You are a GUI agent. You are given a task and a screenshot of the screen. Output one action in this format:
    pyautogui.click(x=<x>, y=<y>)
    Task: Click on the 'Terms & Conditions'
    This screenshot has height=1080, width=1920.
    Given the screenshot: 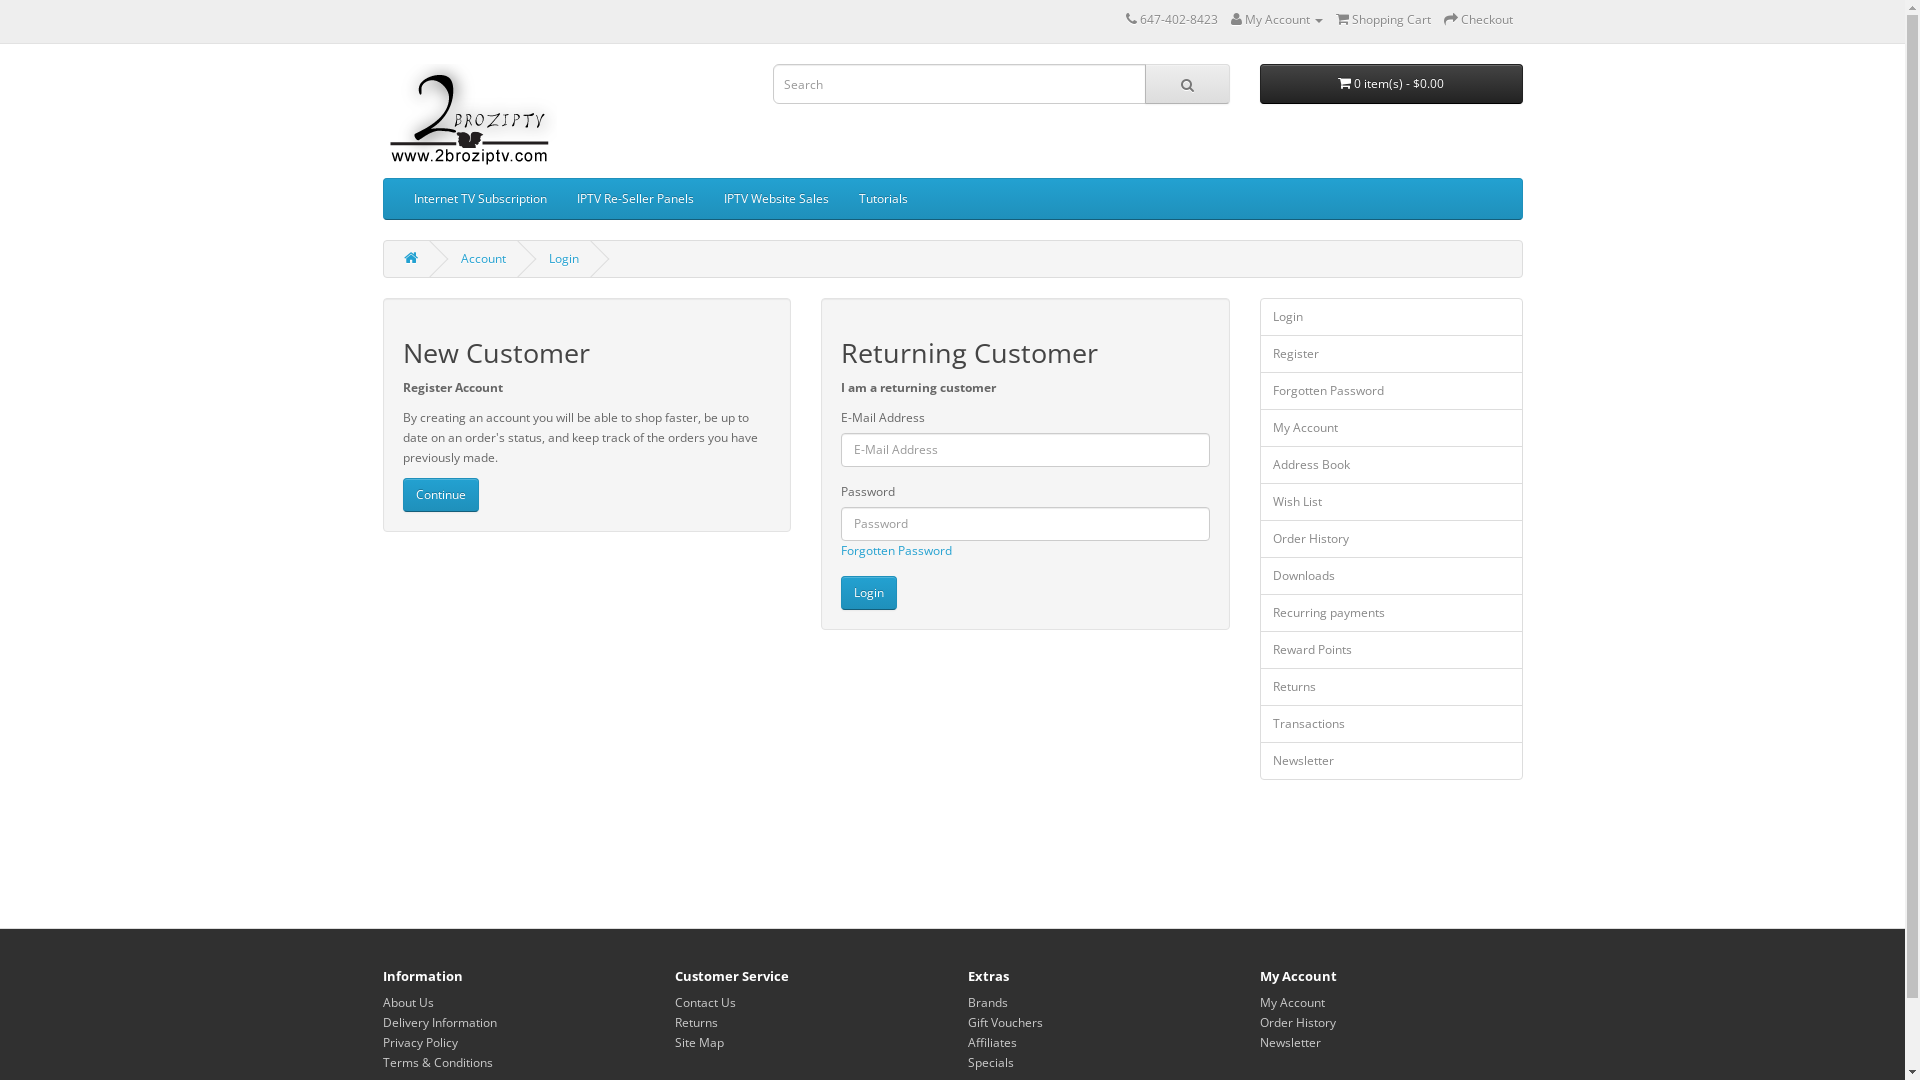 What is the action you would take?
    pyautogui.click(x=435, y=1061)
    